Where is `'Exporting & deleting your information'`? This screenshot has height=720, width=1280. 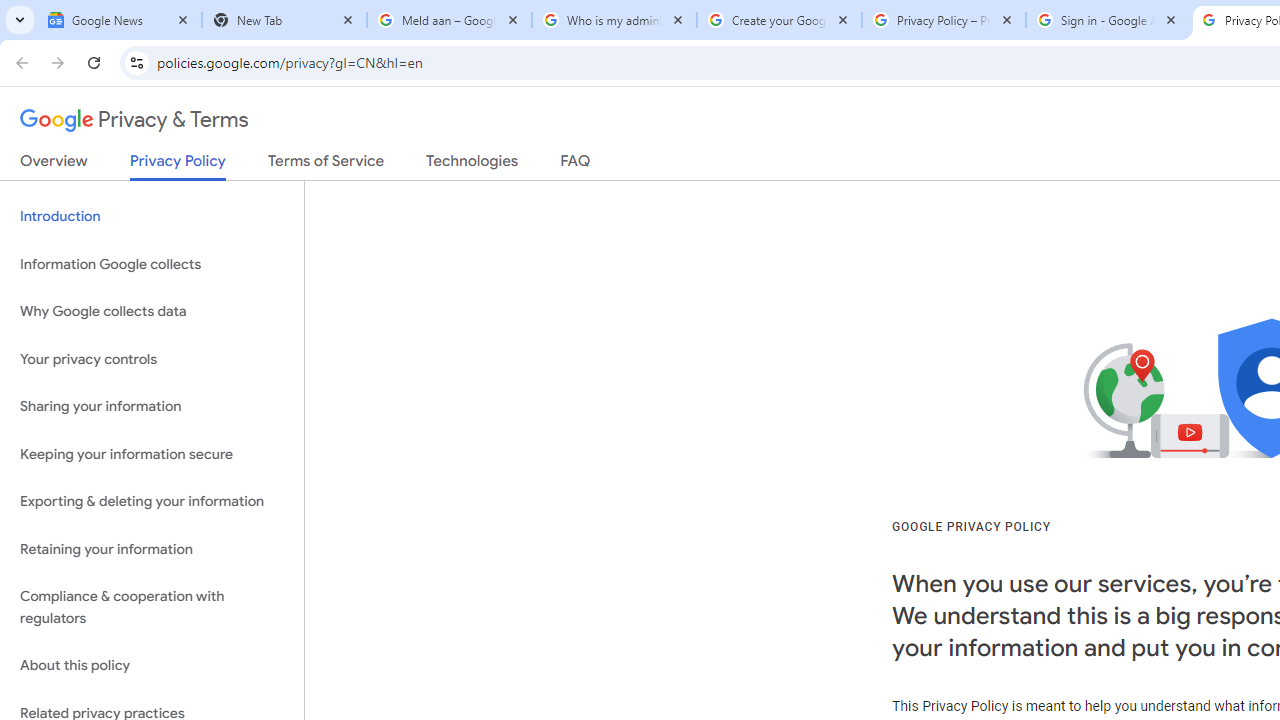 'Exporting & deleting your information' is located at coordinates (151, 501).